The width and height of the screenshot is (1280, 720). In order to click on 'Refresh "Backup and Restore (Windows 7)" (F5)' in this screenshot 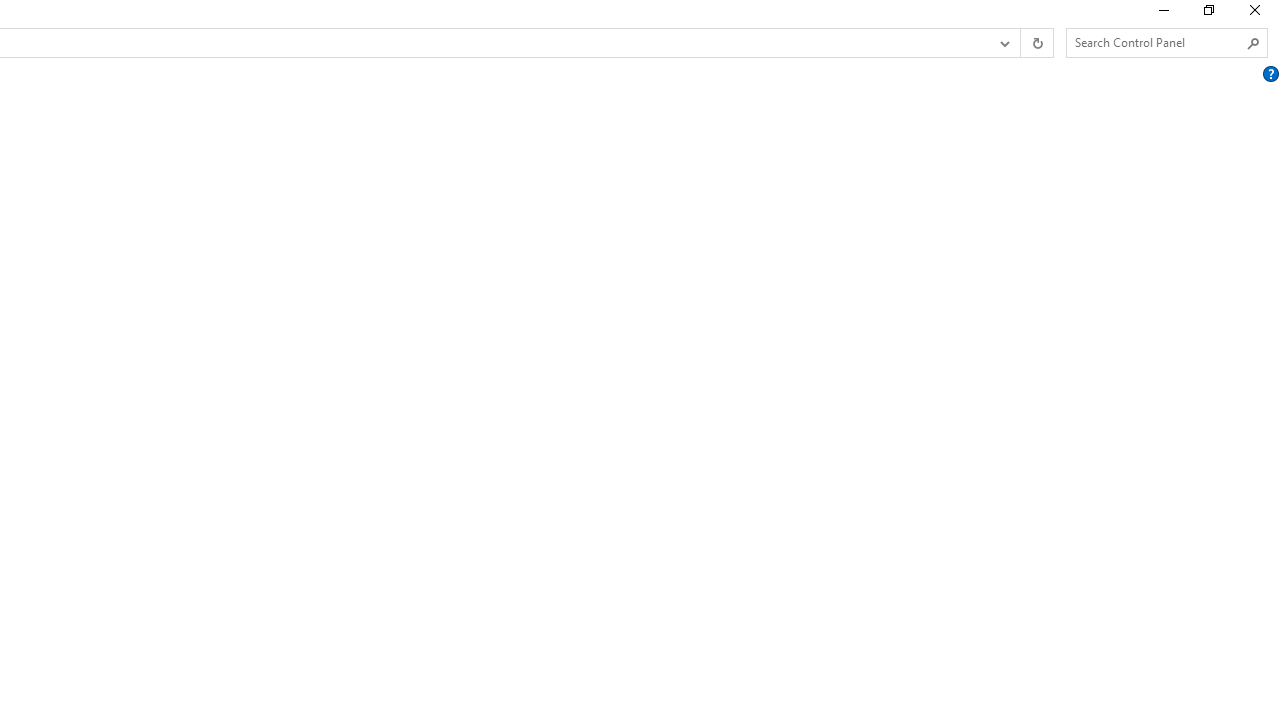, I will do `click(1036, 43)`.